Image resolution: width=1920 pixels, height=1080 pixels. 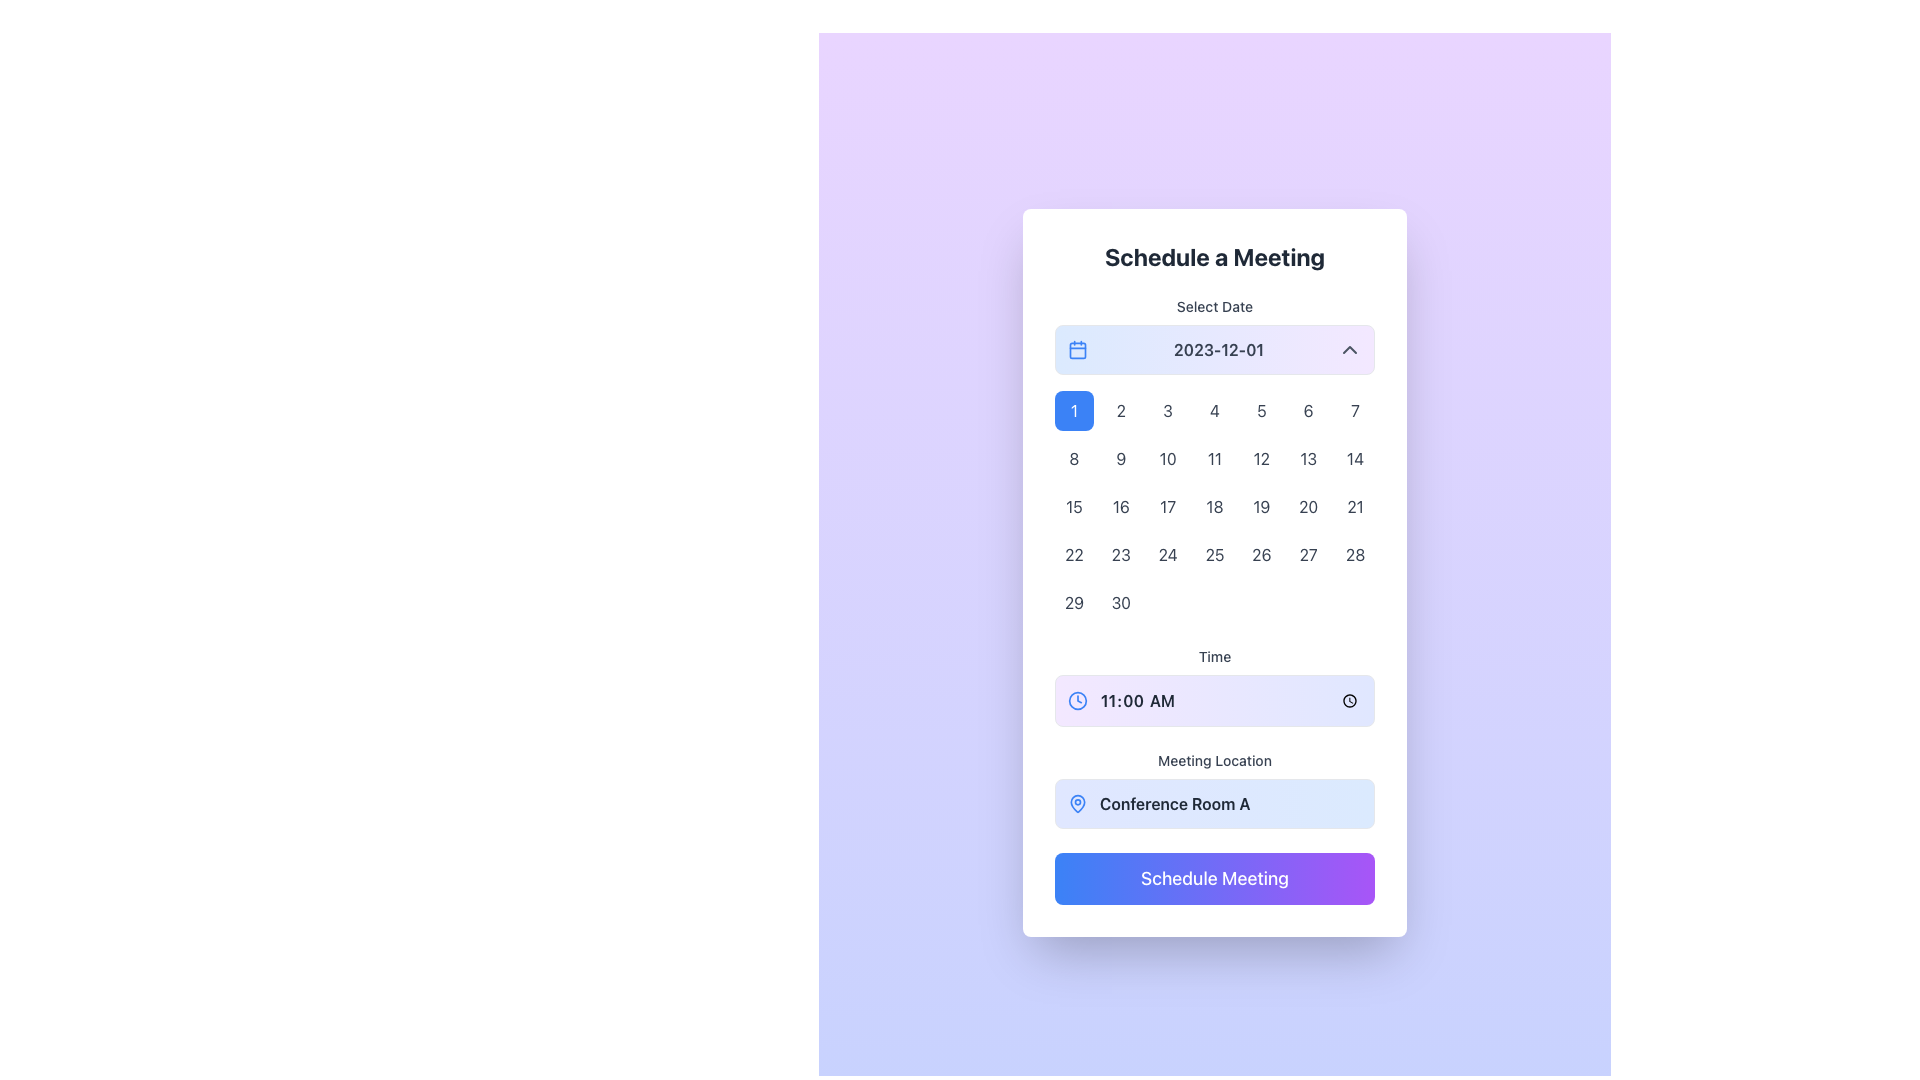 I want to click on the button displaying the number '29' located in the lower-right corner of the grid calendar layout for accessibility interactions, so click(x=1073, y=601).